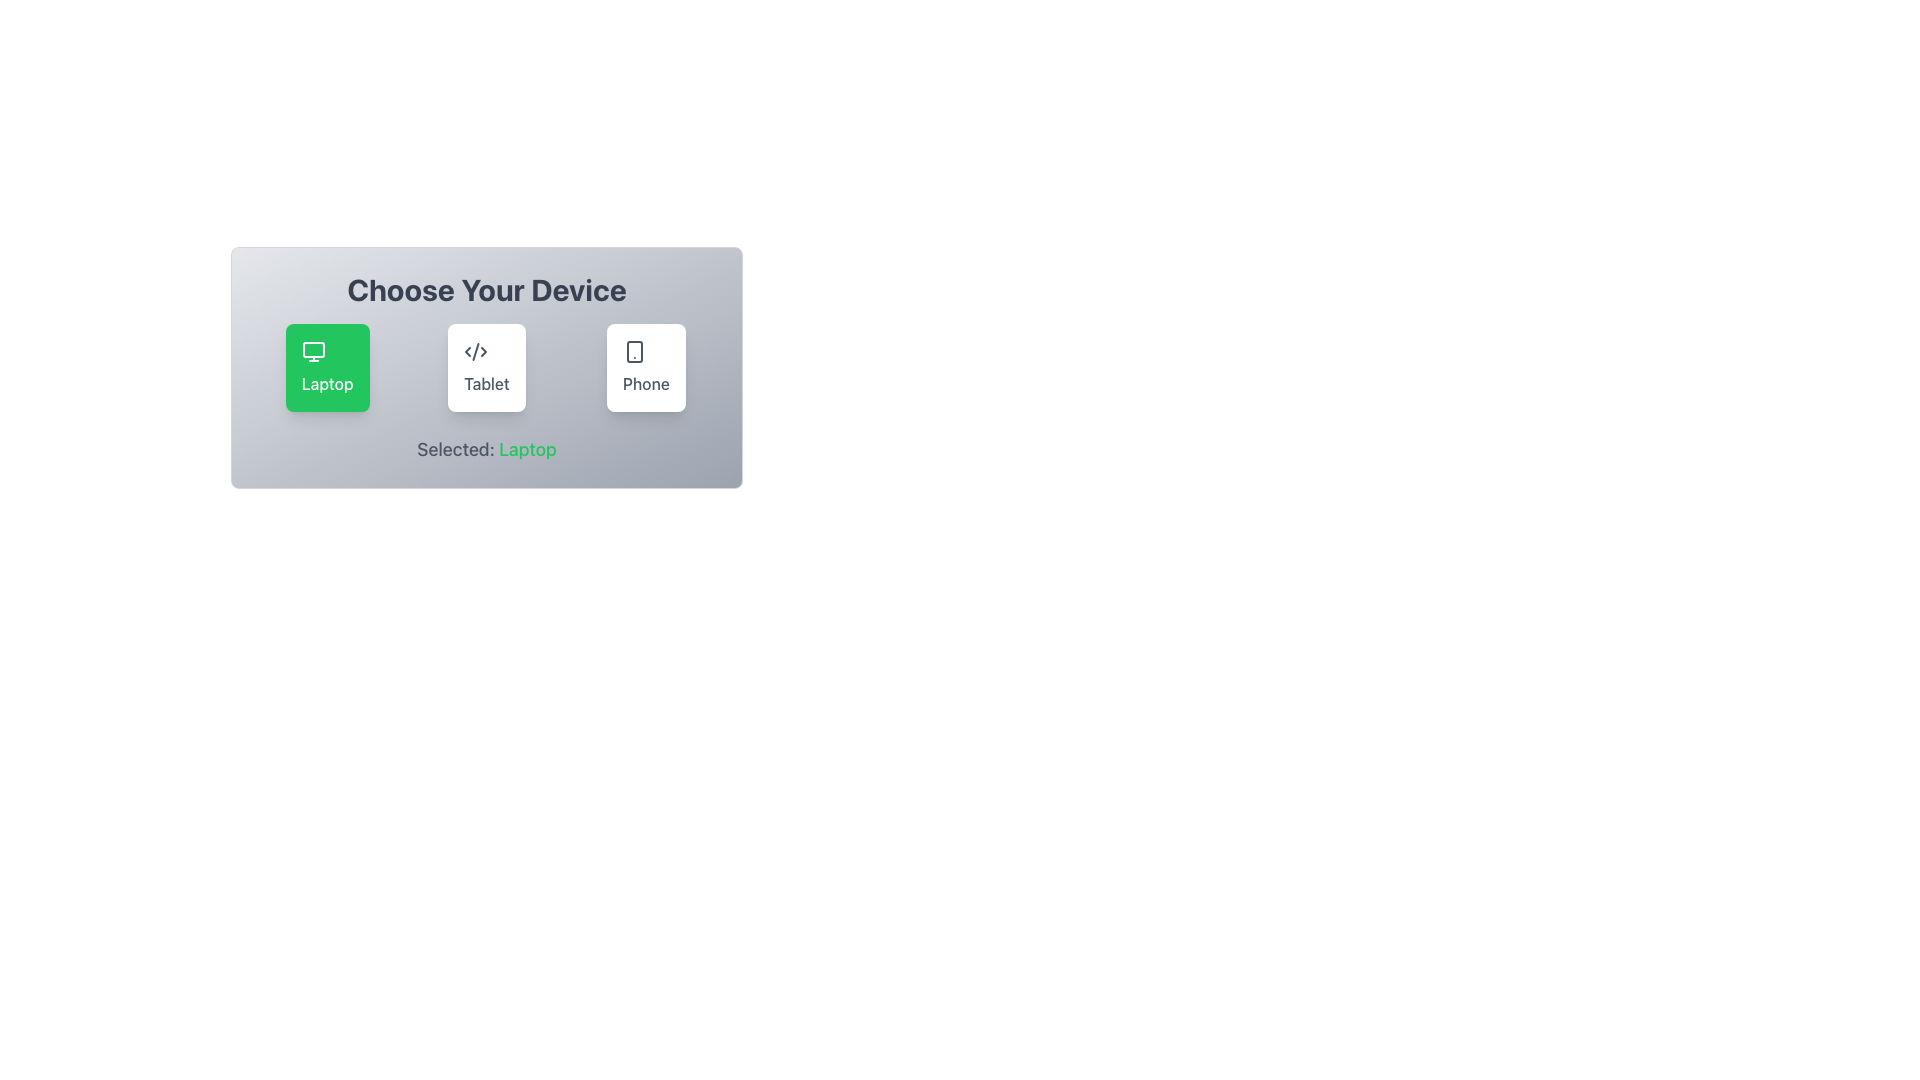 This screenshot has height=1080, width=1920. Describe the element at coordinates (646, 384) in the screenshot. I see `text label displaying 'Phone' which is styled in dark gray and located beneath the smartphone icon on a clickable white rectangular card` at that location.